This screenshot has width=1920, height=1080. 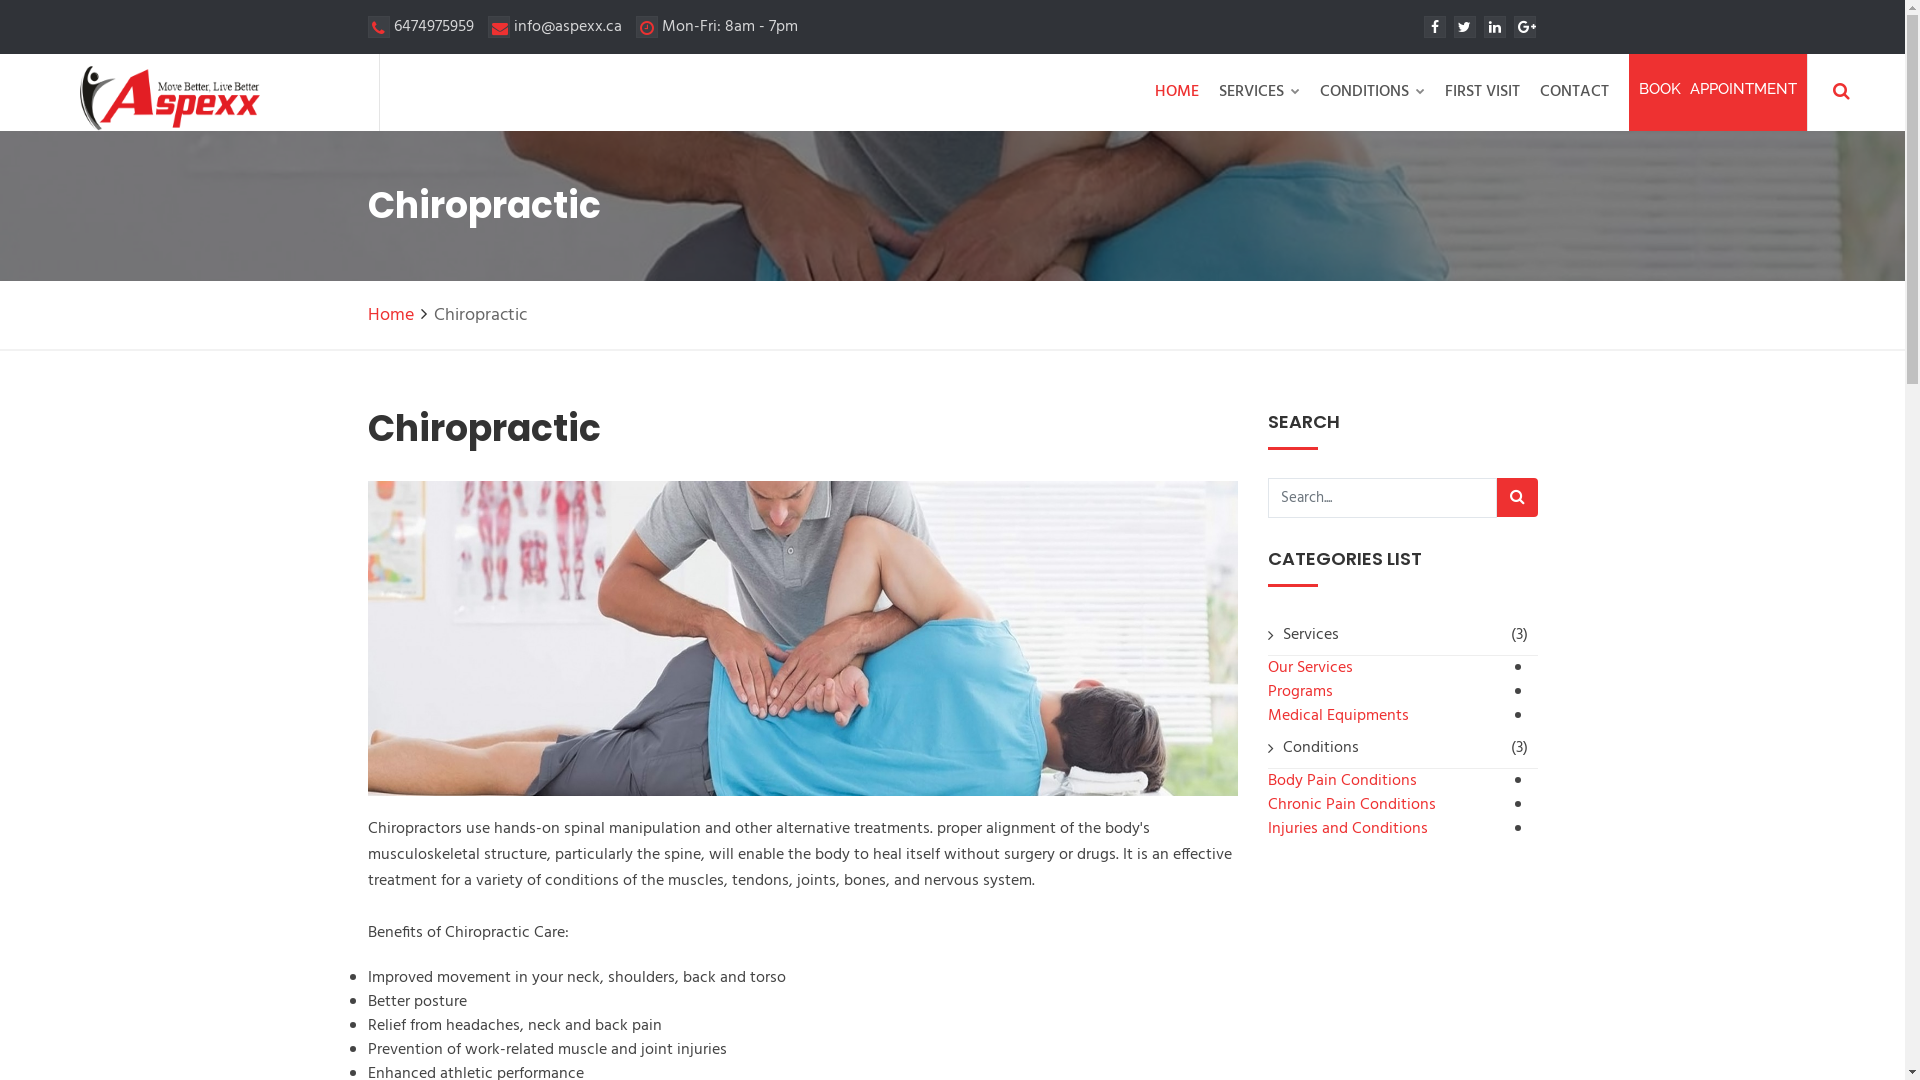 What do you see at coordinates (1208, 92) in the screenshot?
I see `'SERVICES'` at bounding box center [1208, 92].